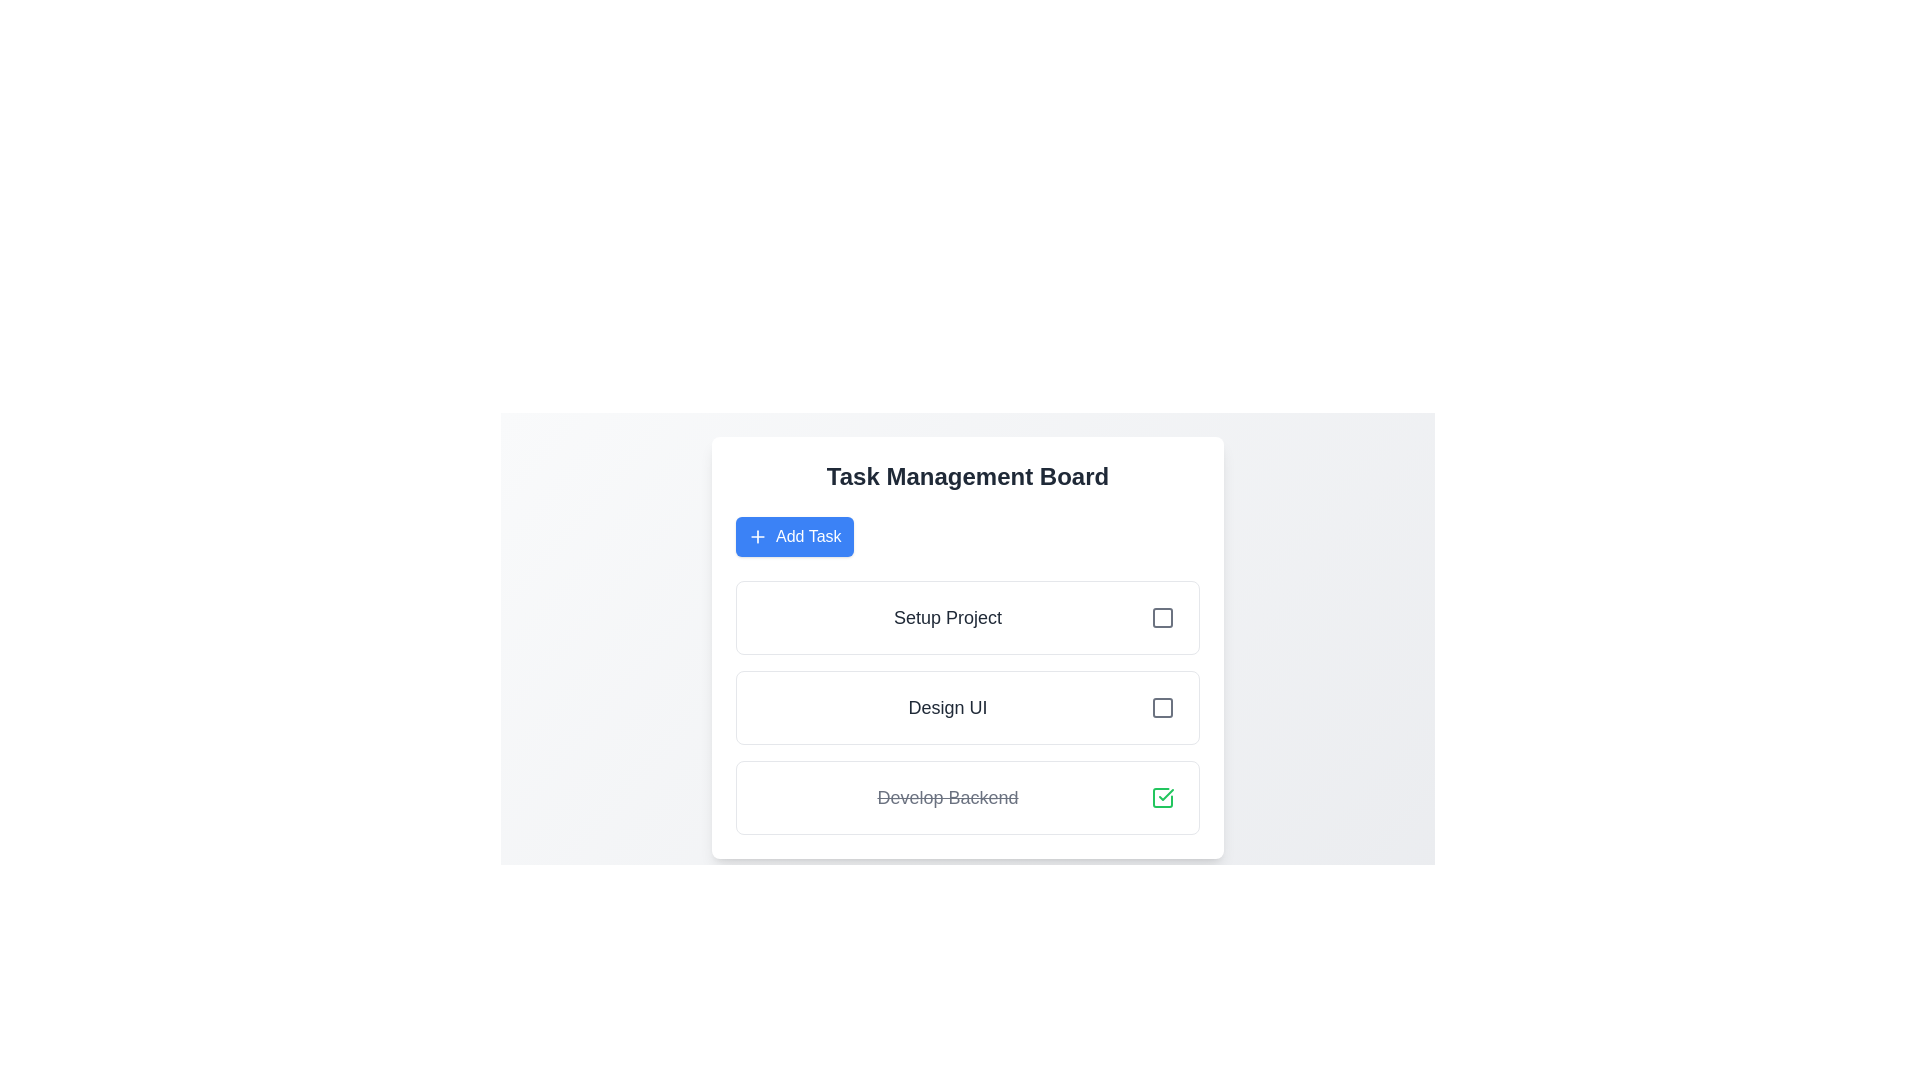  Describe the element at coordinates (793, 535) in the screenshot. I see `'Add Task' button to create a new task` at that location.